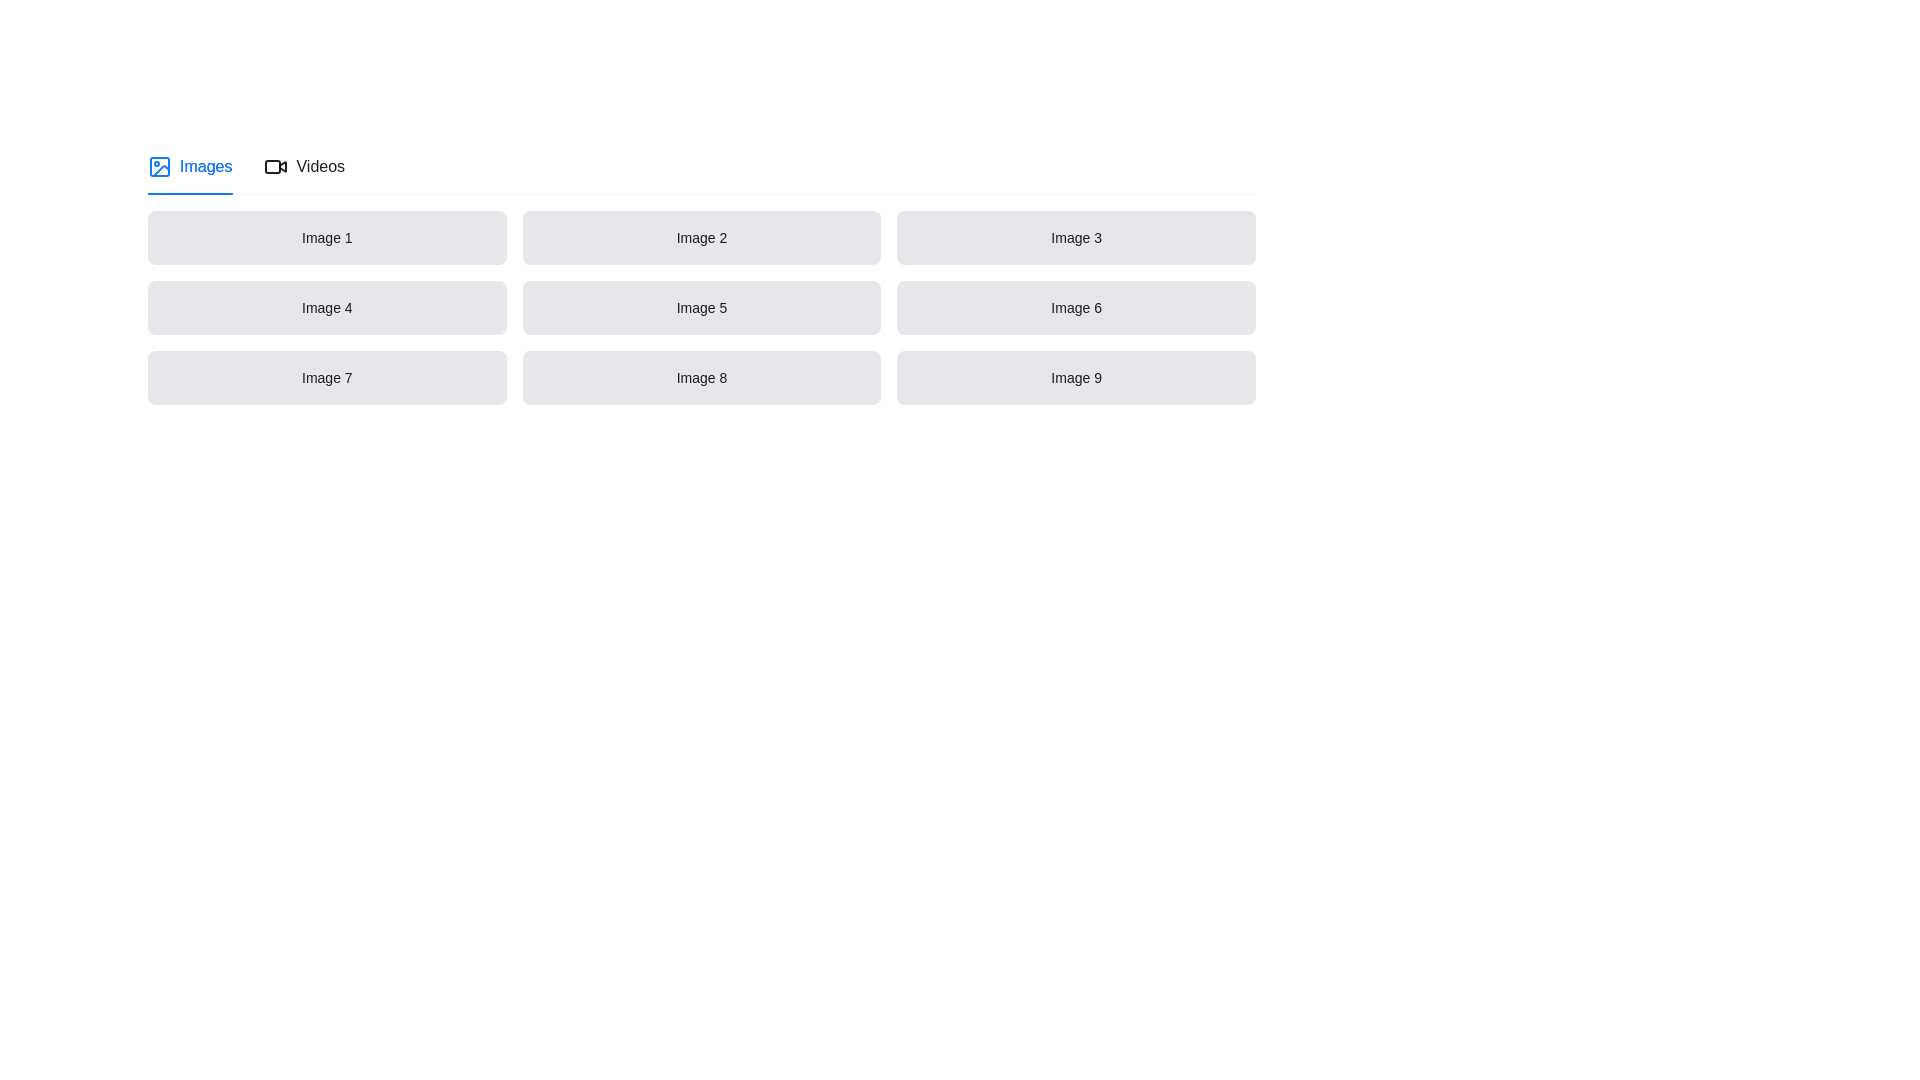 This screenshot has height=1080, width=1920. What do you see at coordinates (303, 165) in the screenshot?
I see `the 'Videos' tab button, which is the second tab in the navigation bar` at bounding box center [303, 165].